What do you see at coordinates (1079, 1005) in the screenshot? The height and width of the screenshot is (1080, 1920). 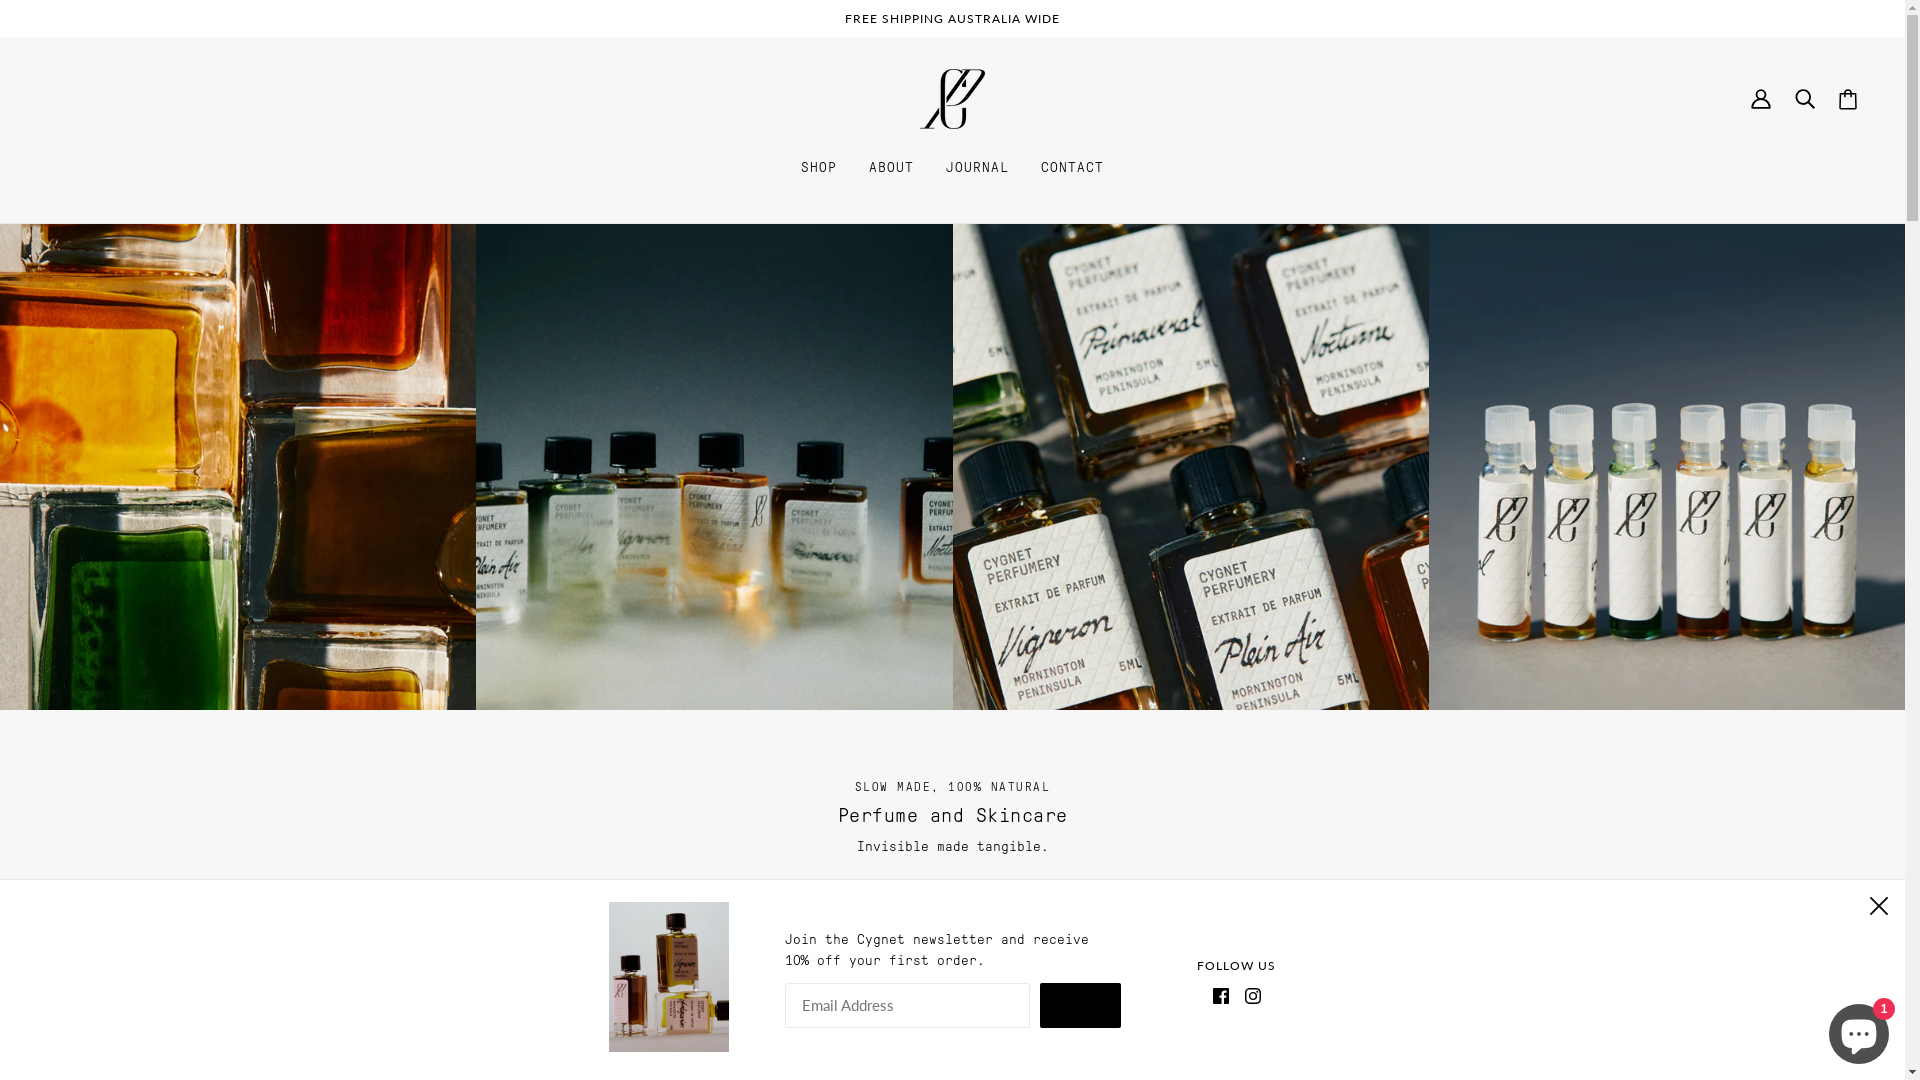 I see `'ENTER'` at bounding box center [1079, 1005].